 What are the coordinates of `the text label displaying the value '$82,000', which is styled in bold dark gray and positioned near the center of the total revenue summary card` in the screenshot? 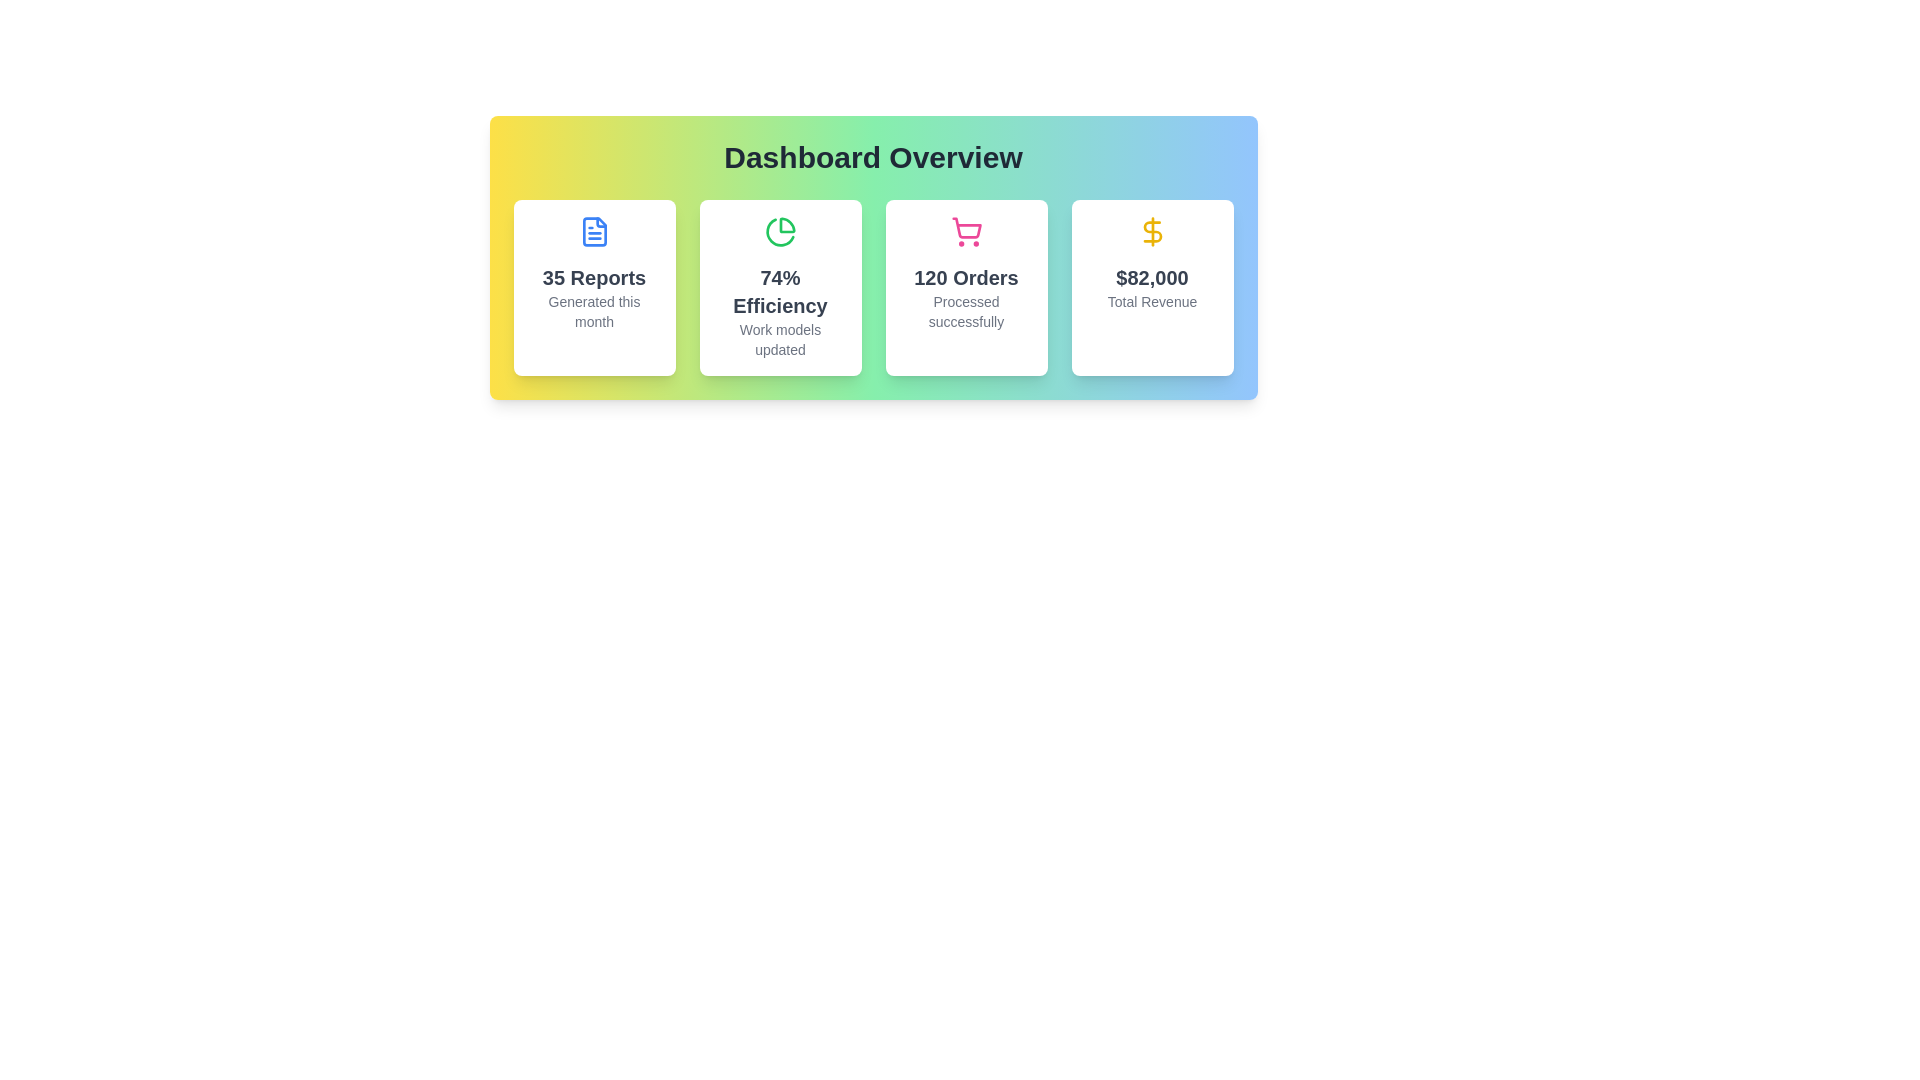 It's located at (1152, 277).